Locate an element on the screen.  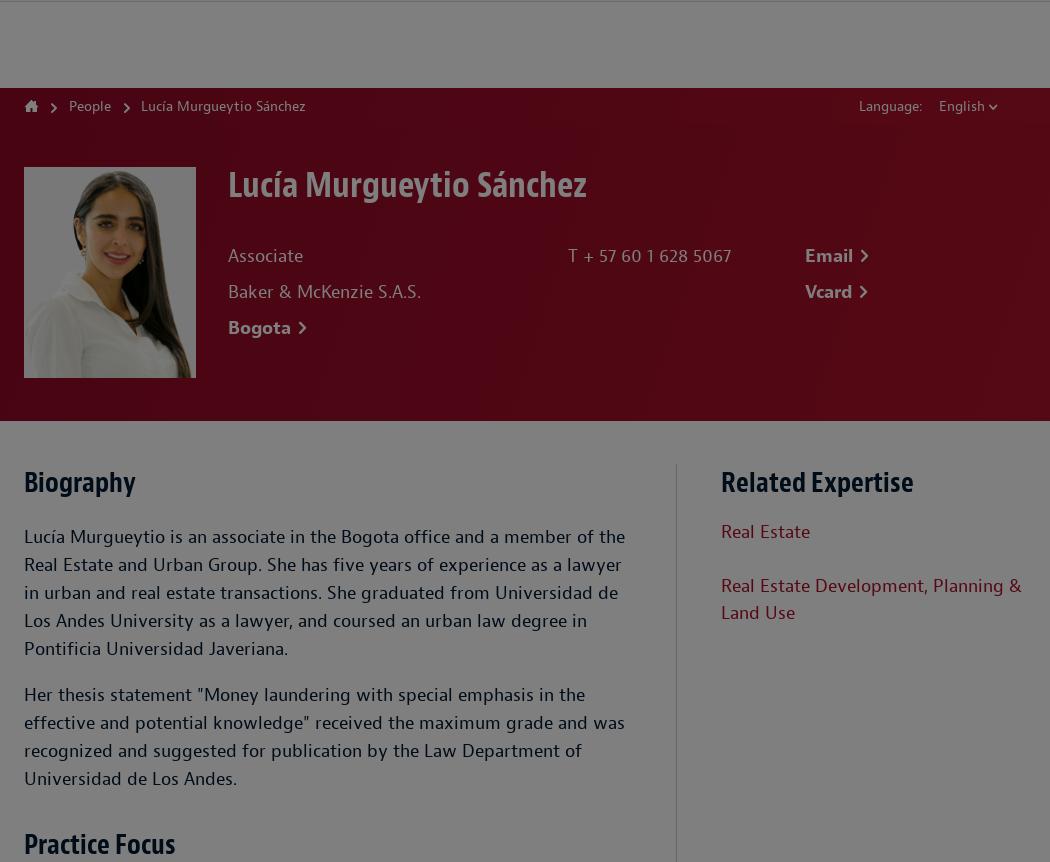
'Insight' is located at coordinates (565, 58).